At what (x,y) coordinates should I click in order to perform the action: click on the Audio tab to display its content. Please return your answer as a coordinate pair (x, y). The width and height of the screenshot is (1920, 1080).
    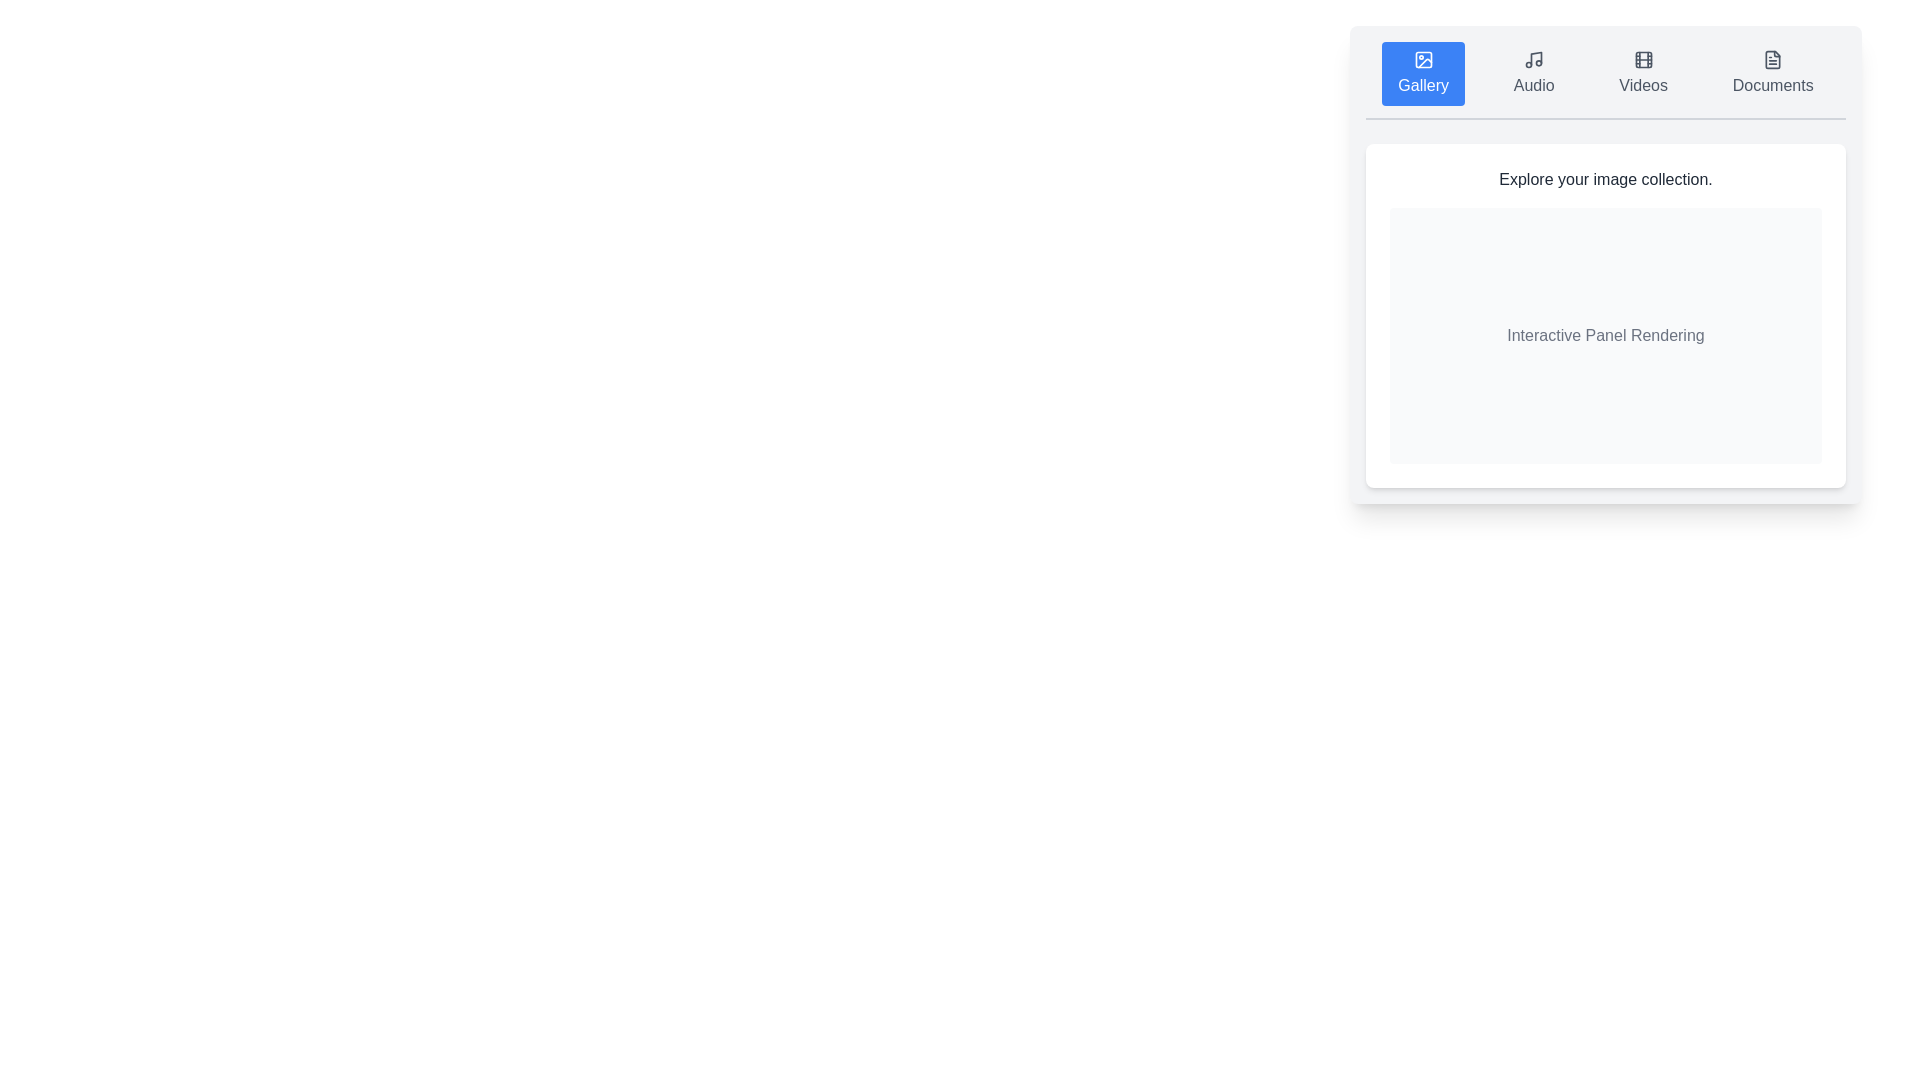
    Looking at the image, I should click on (1533, 72).